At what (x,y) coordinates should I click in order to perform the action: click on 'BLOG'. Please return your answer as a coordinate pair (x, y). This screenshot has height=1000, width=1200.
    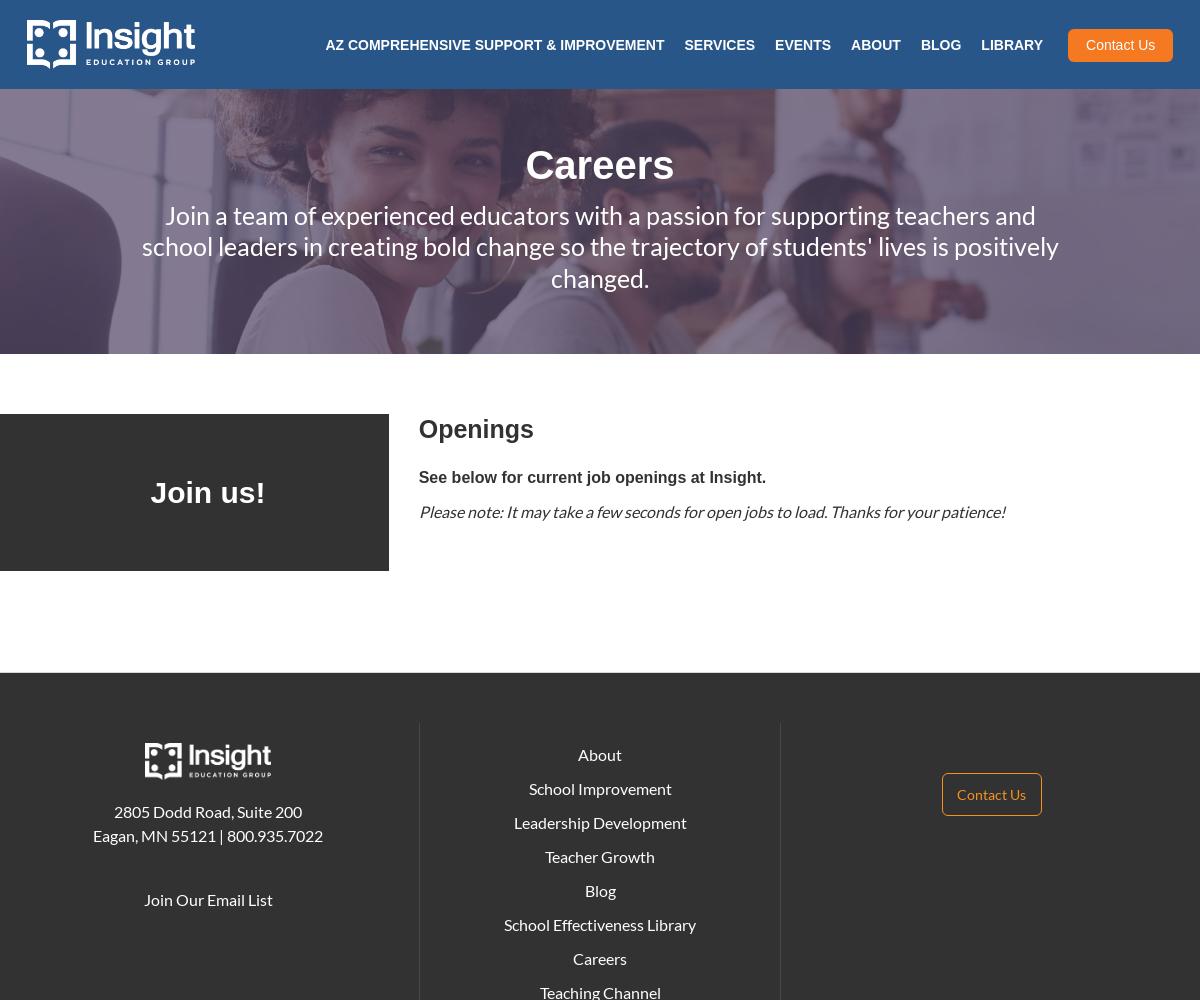
    Looking at the image, I should click on (940, 45).